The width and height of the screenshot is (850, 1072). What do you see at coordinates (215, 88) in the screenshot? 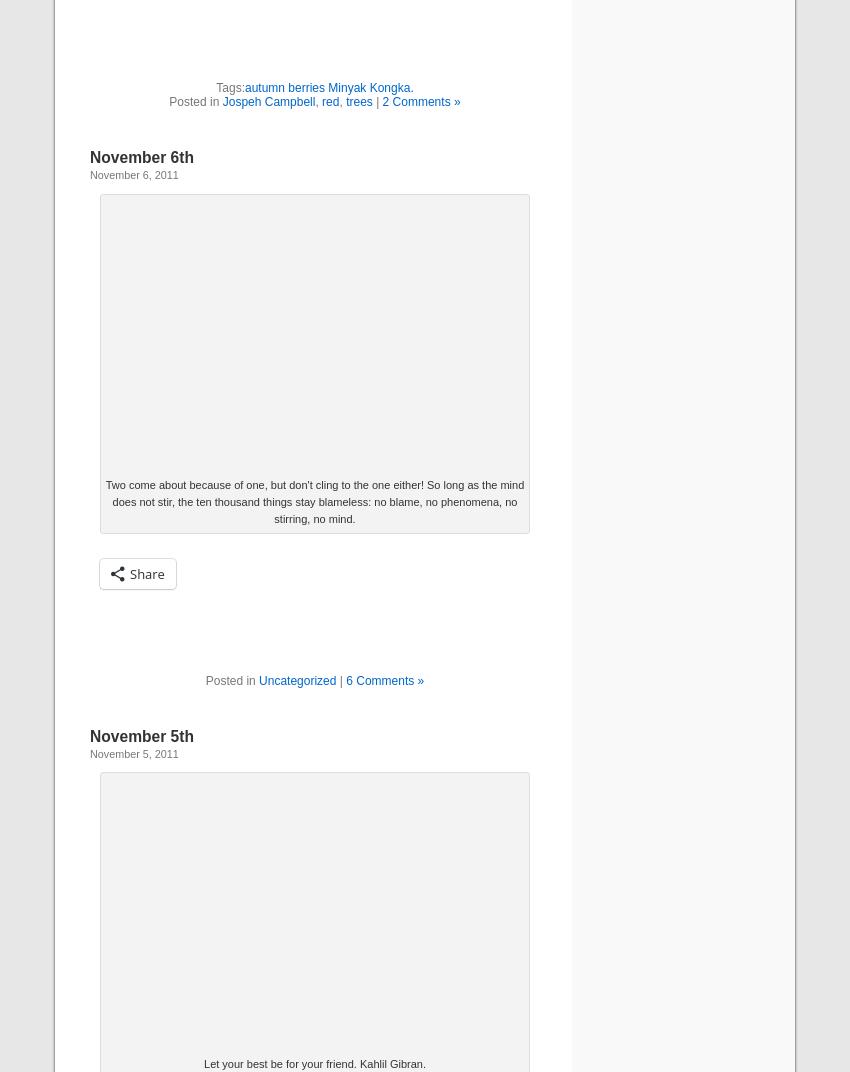
I see `'Tags:'` at bounding box center [215, 88].